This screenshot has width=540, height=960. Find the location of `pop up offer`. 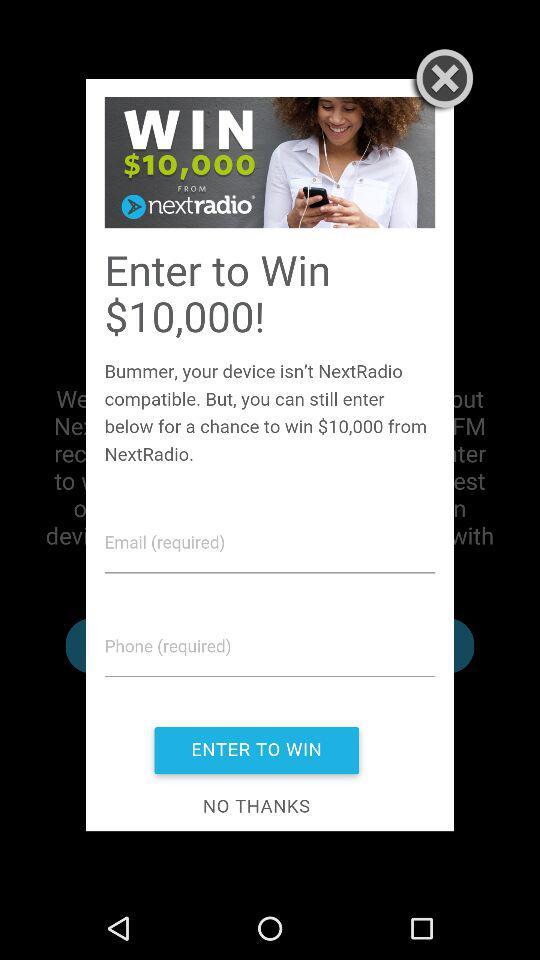

pop up offer is located at coordinates (270, 455).